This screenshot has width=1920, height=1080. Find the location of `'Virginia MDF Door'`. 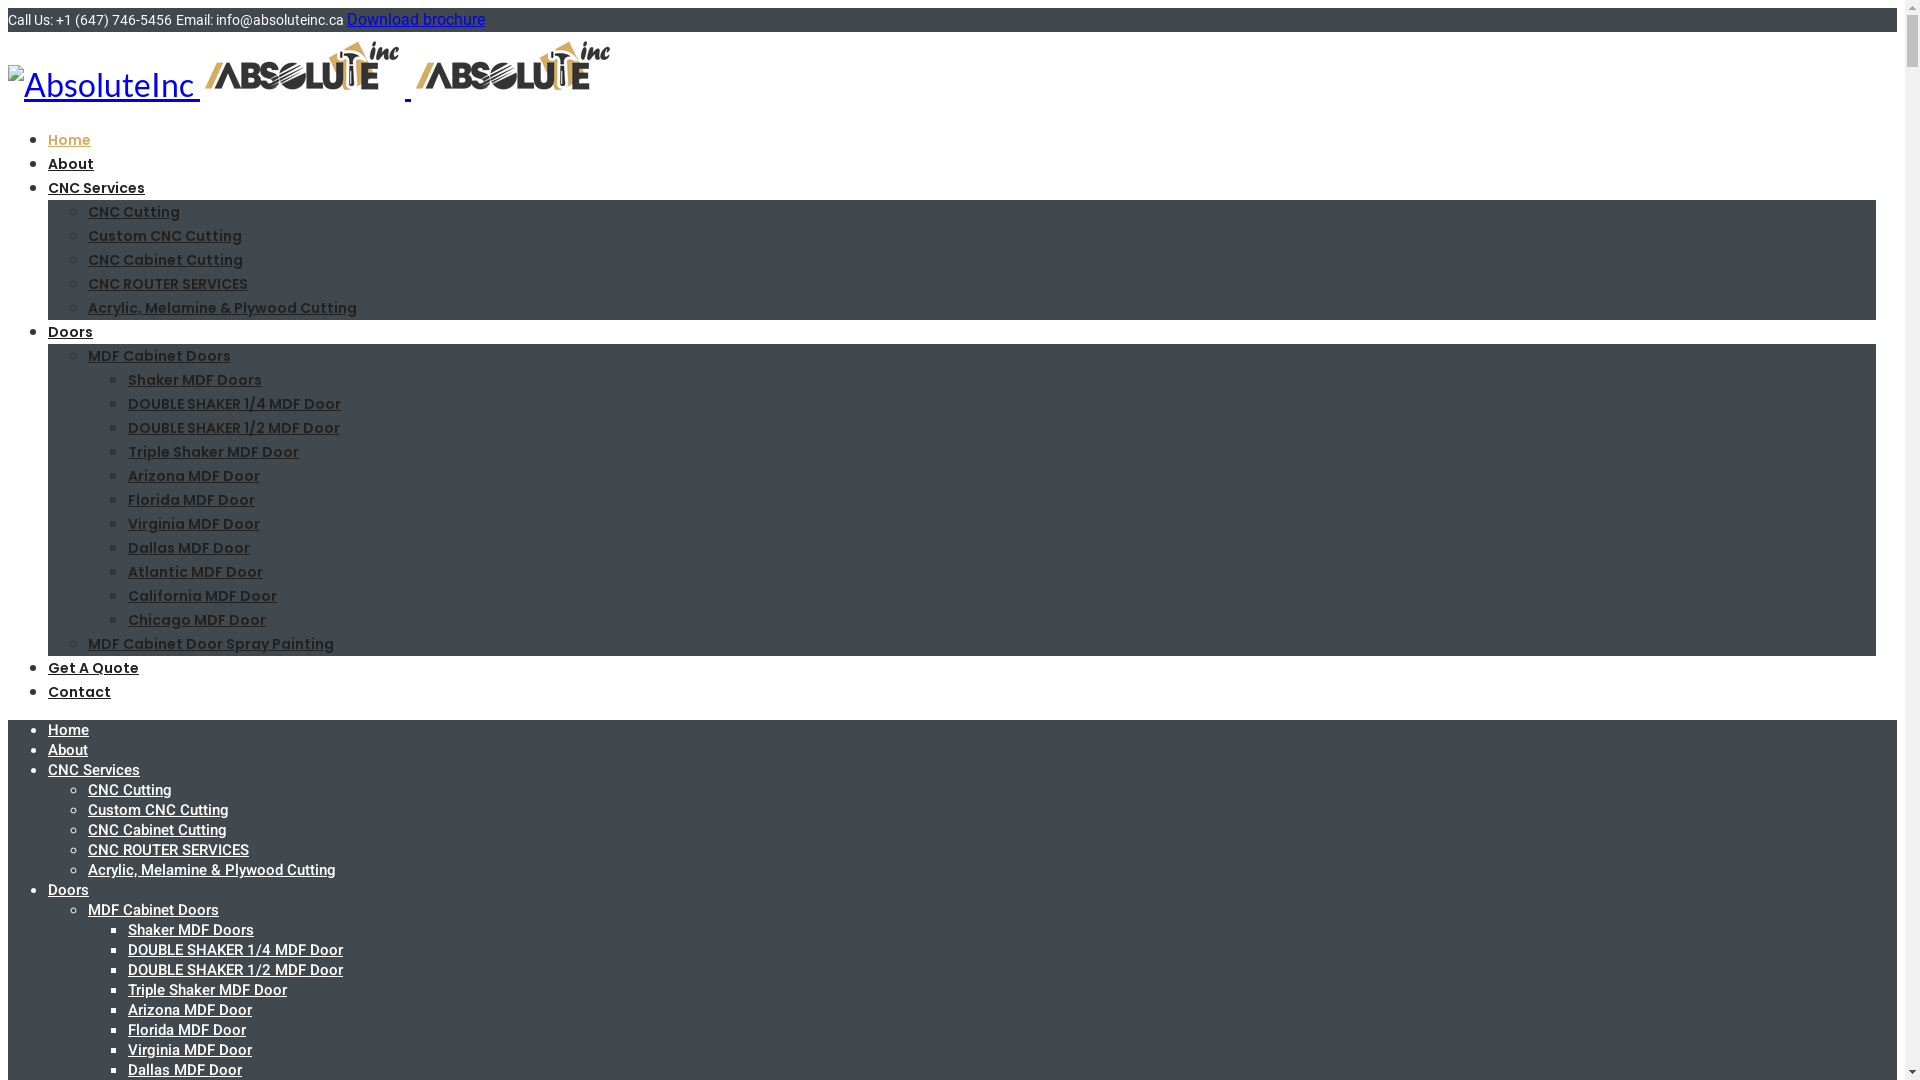

'Virginia MDF Door' is located at coordinates (190, 1048).